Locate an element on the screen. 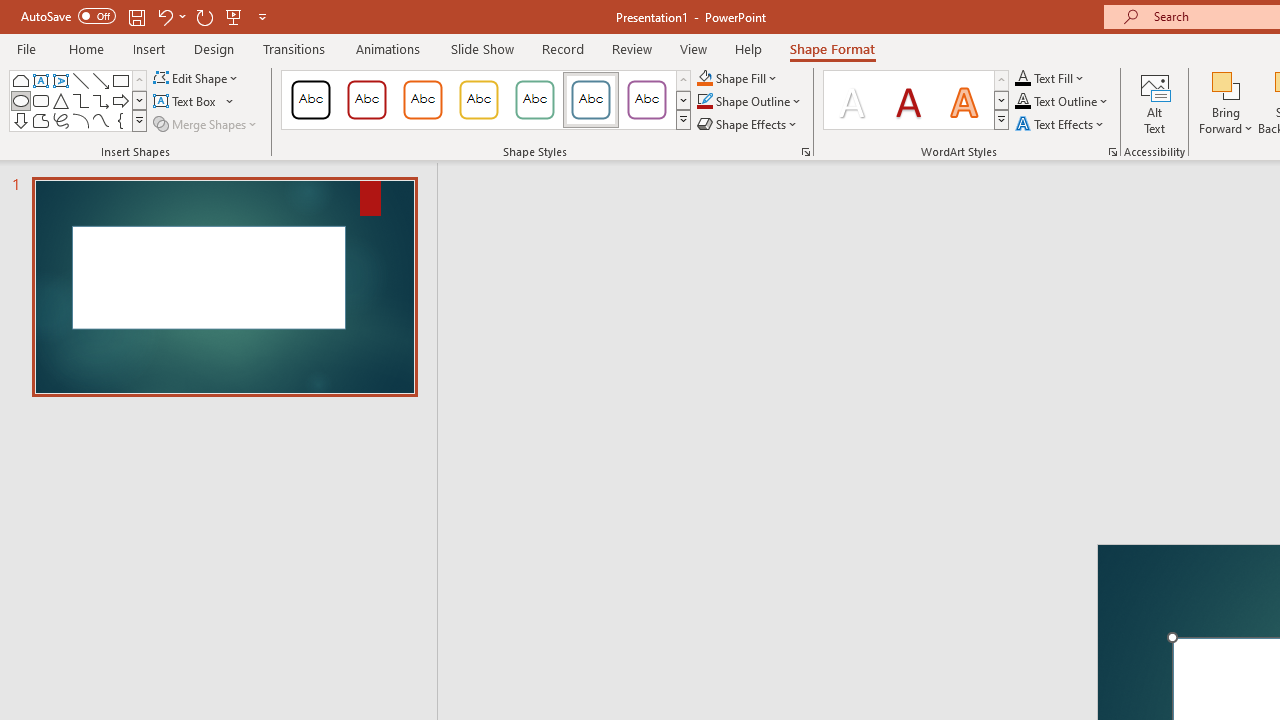  'Format Text Effects...' is located at coordinates (1111, 150).